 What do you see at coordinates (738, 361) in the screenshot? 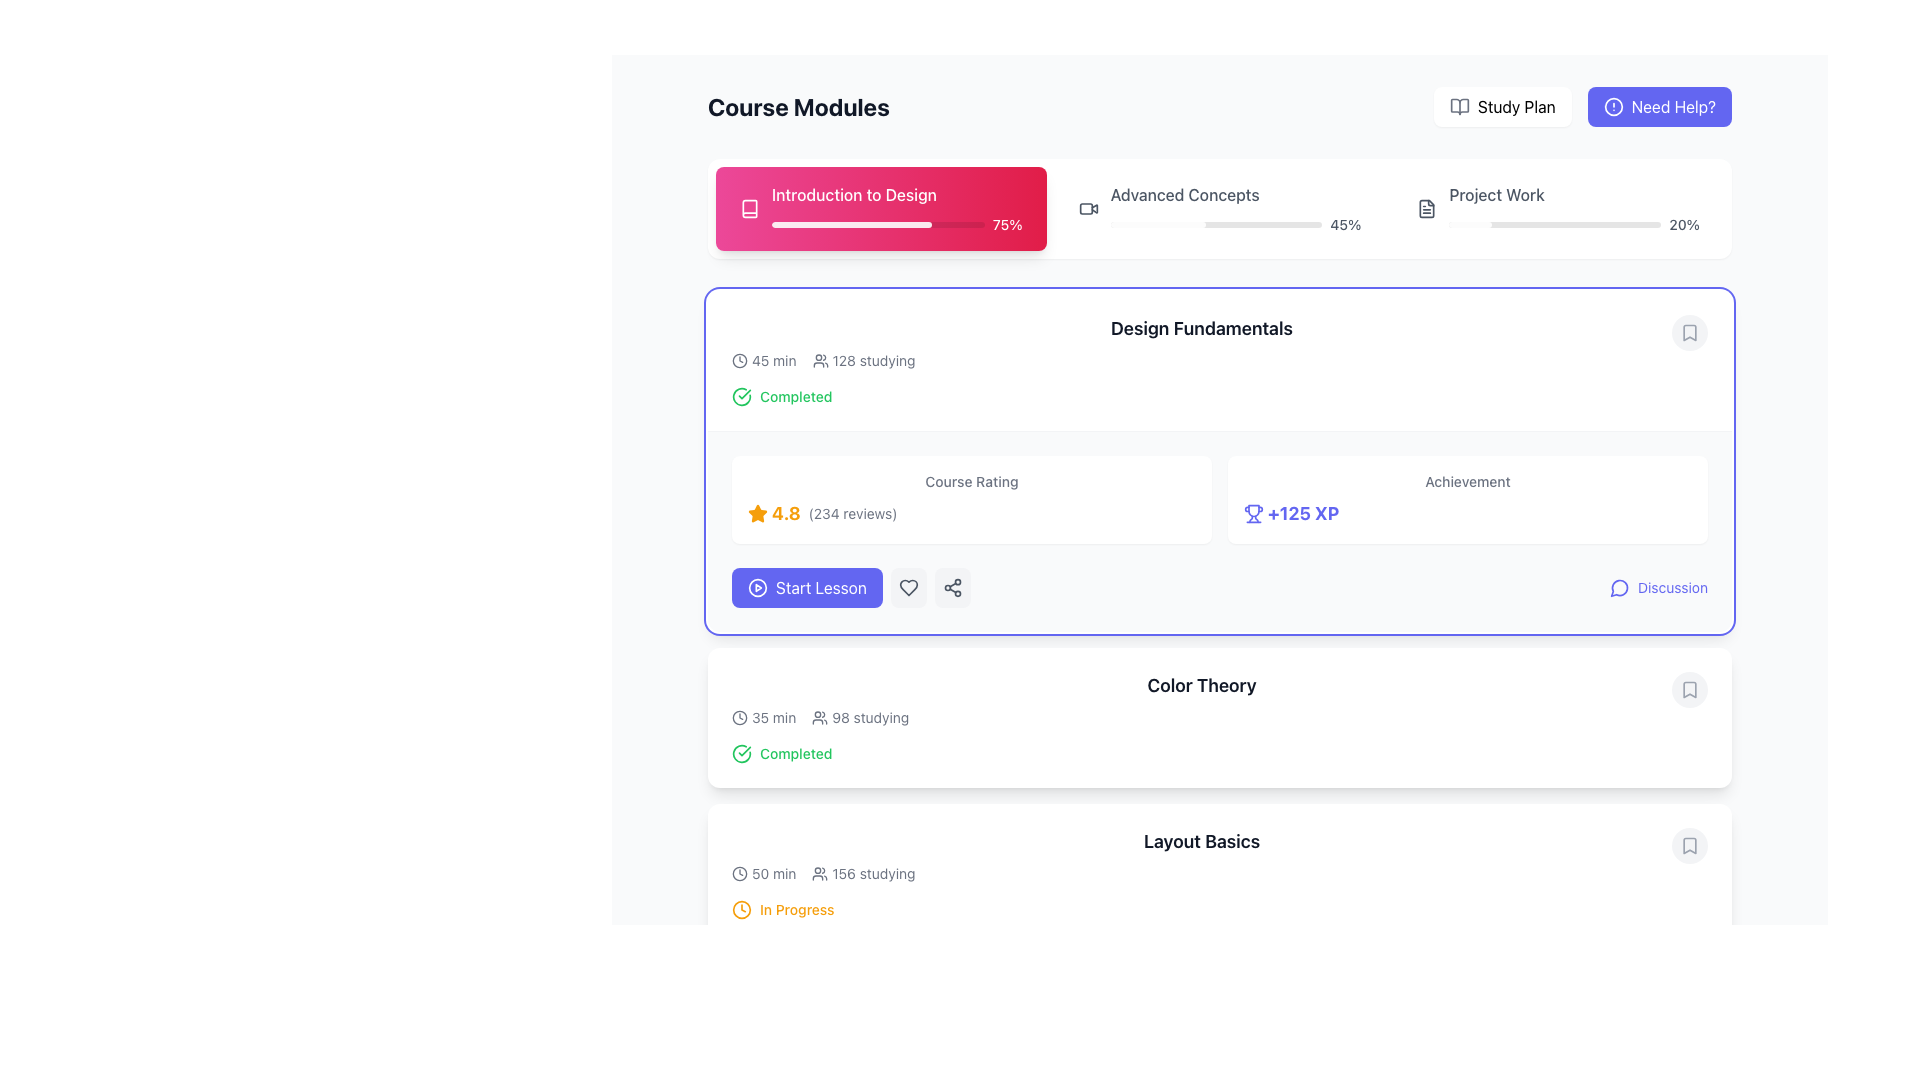
I see `the time-related icon located to the left of the '45 min' text in the 'Design Fundamentals' section of the course modules` at bounding box center [738, 361].